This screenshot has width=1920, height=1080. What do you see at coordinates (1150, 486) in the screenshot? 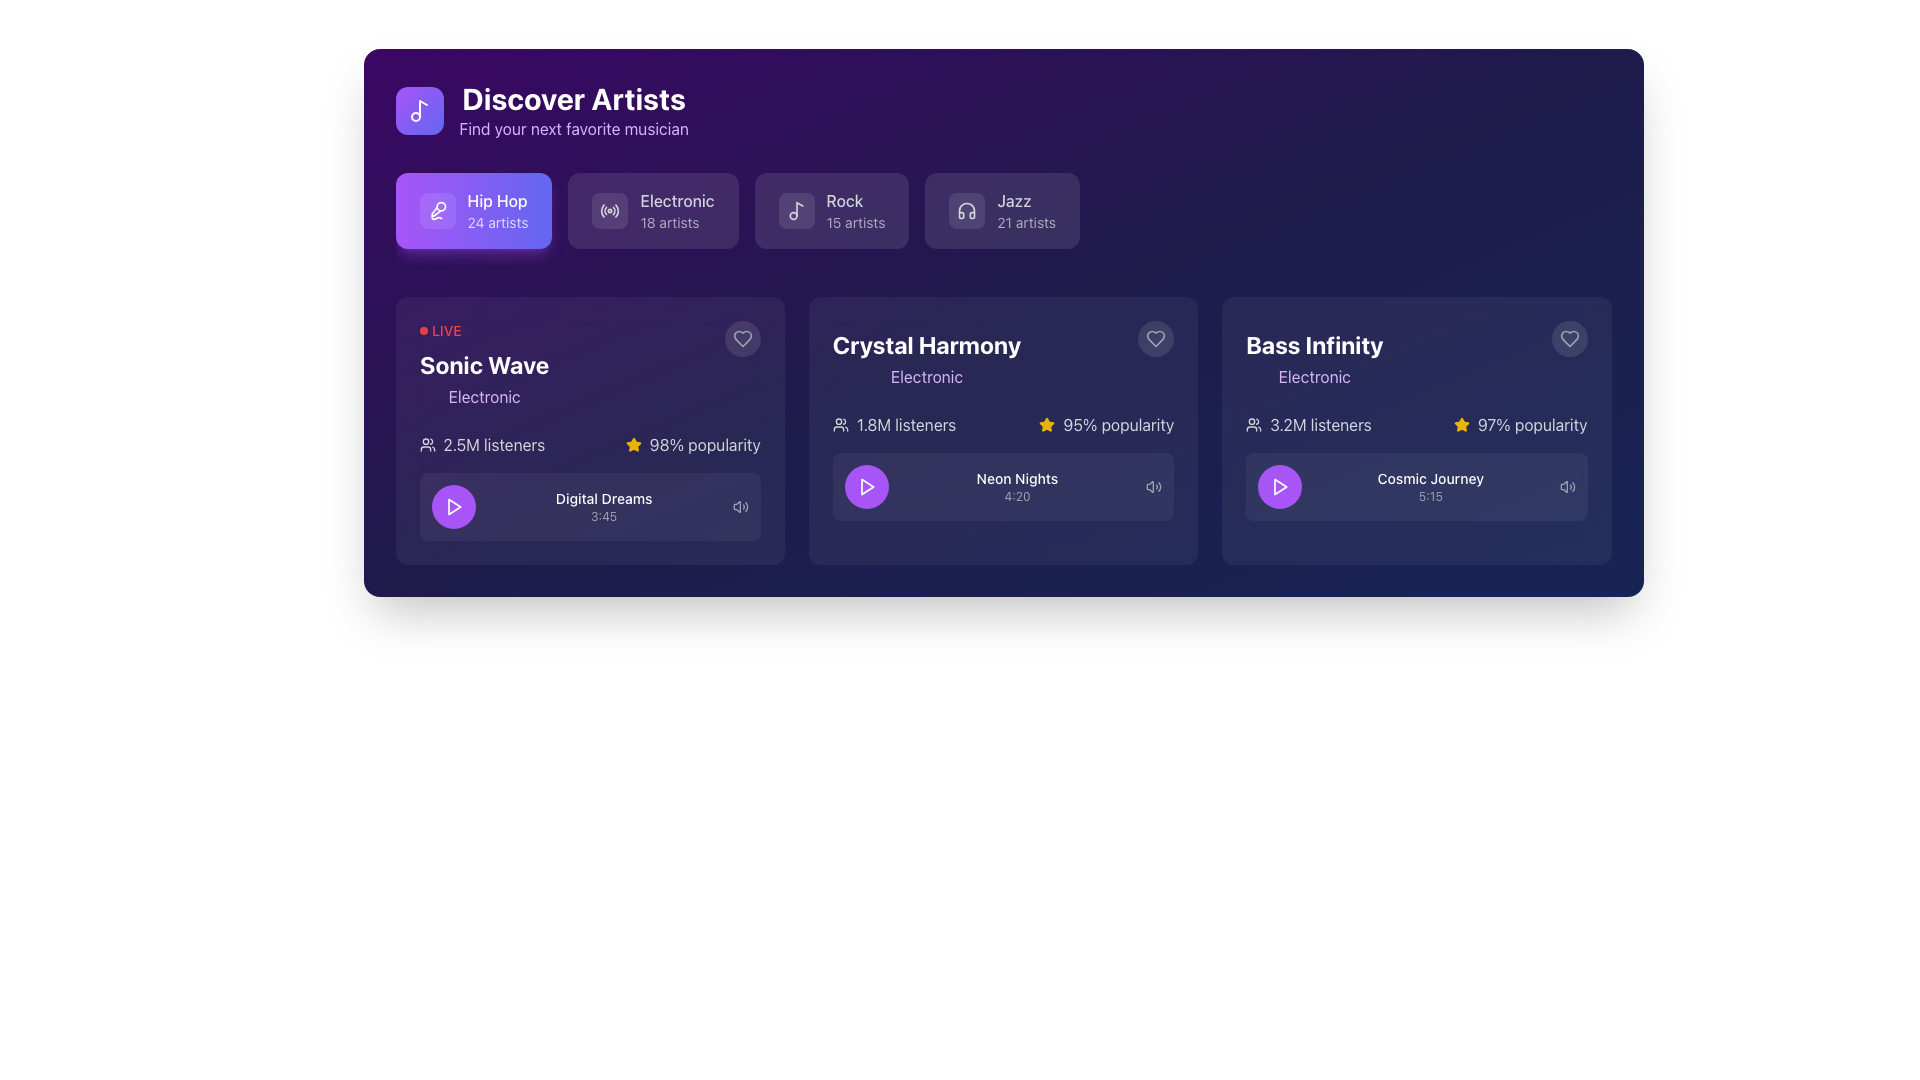
I see `the leftmost contour of the speaker cone within the speaker icon in the audio control interface` at bounding box center [1150, 486].